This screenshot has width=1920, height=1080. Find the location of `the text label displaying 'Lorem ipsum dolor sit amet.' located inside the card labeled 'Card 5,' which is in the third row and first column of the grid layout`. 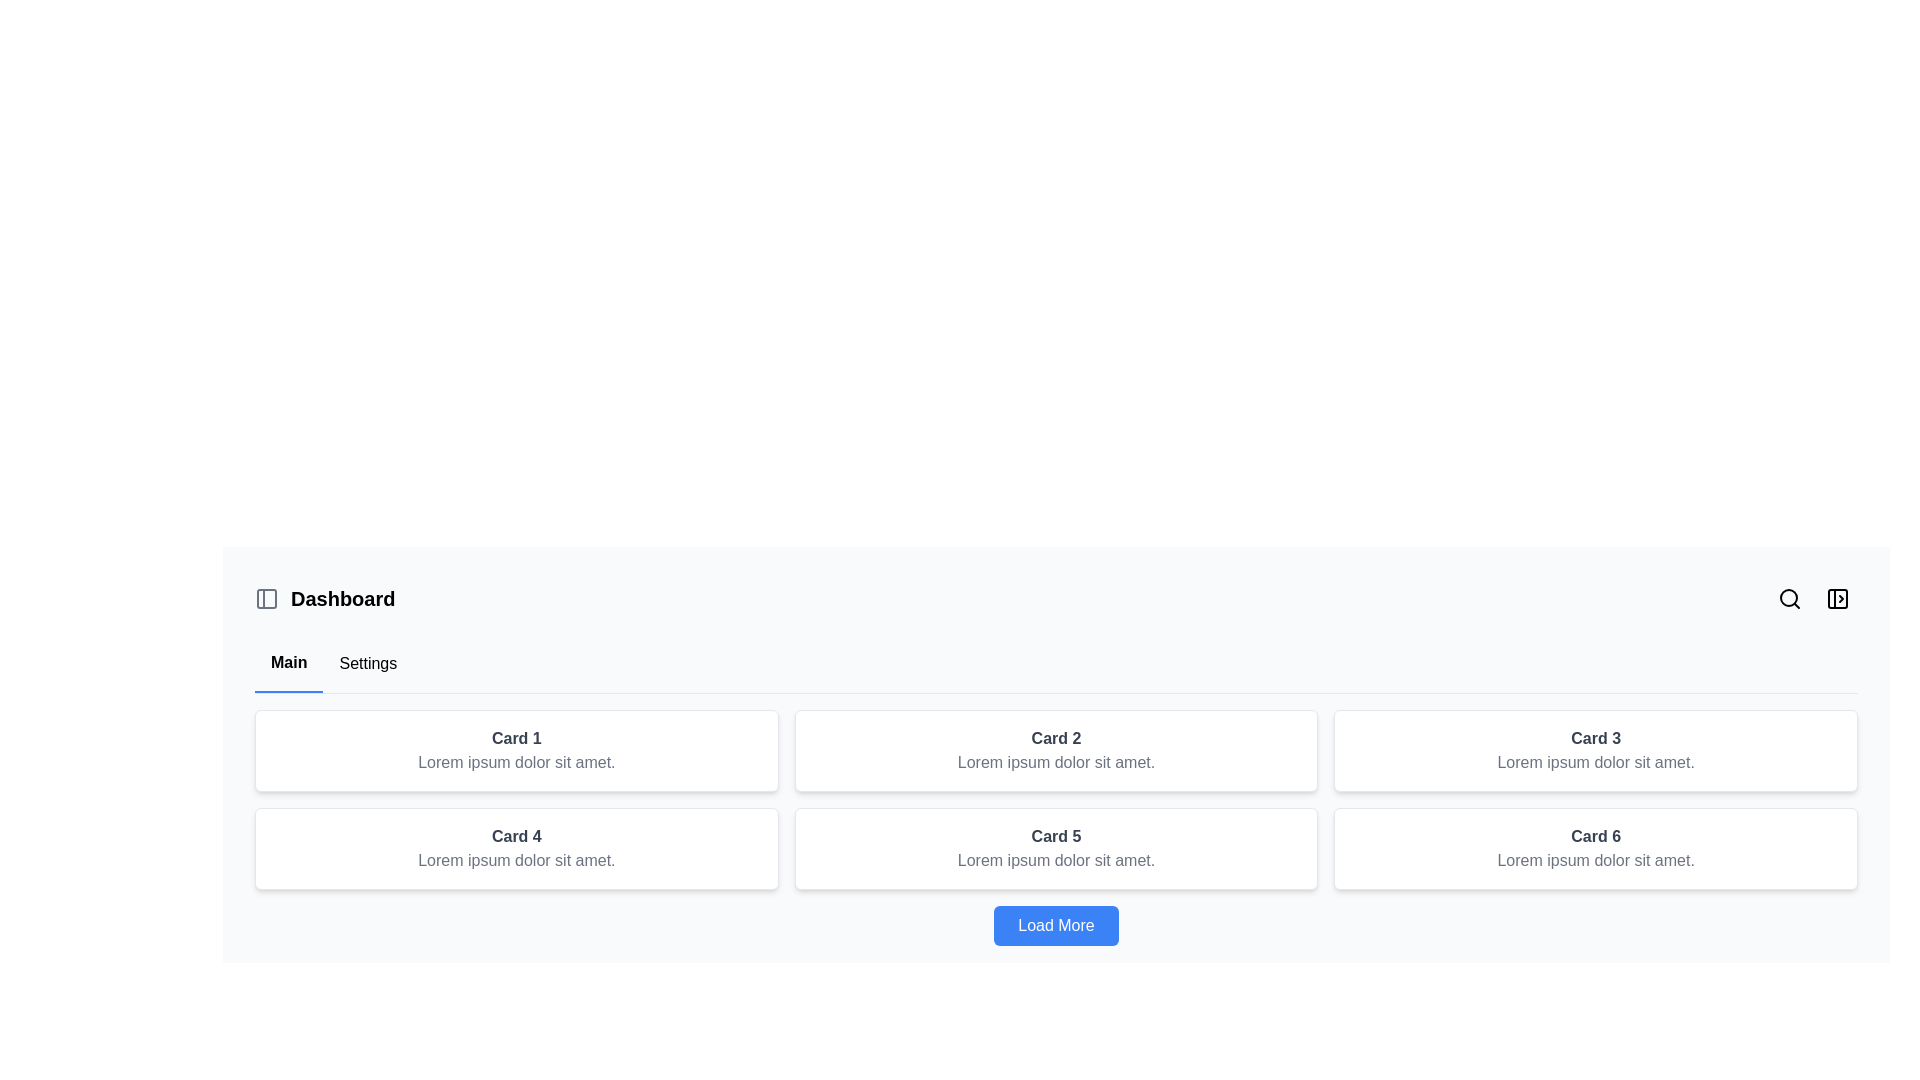

the text label displaying 'Lorem ipsum dolor sit amet.' located inside the card labeled 'Card 5,' which is in the third row and first column of the grid layout is located at coordinates (1055, 859).